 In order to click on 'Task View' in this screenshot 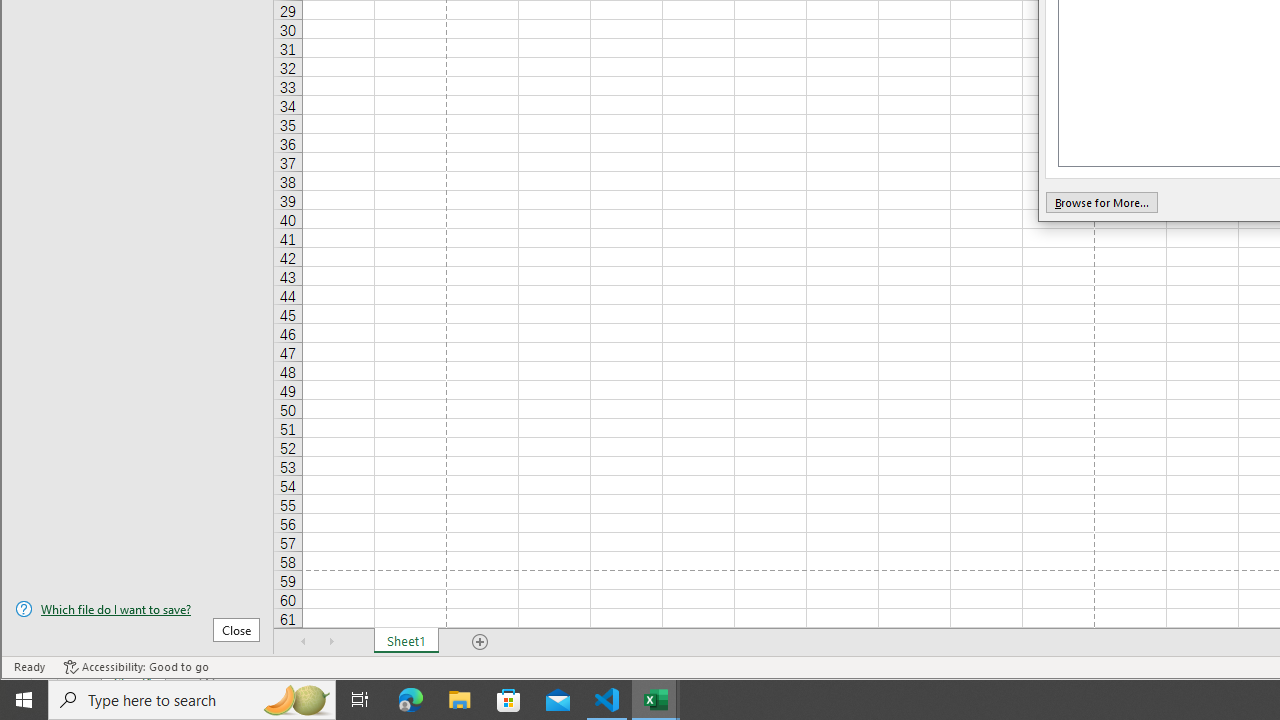, I will do `click(359, 698)`.